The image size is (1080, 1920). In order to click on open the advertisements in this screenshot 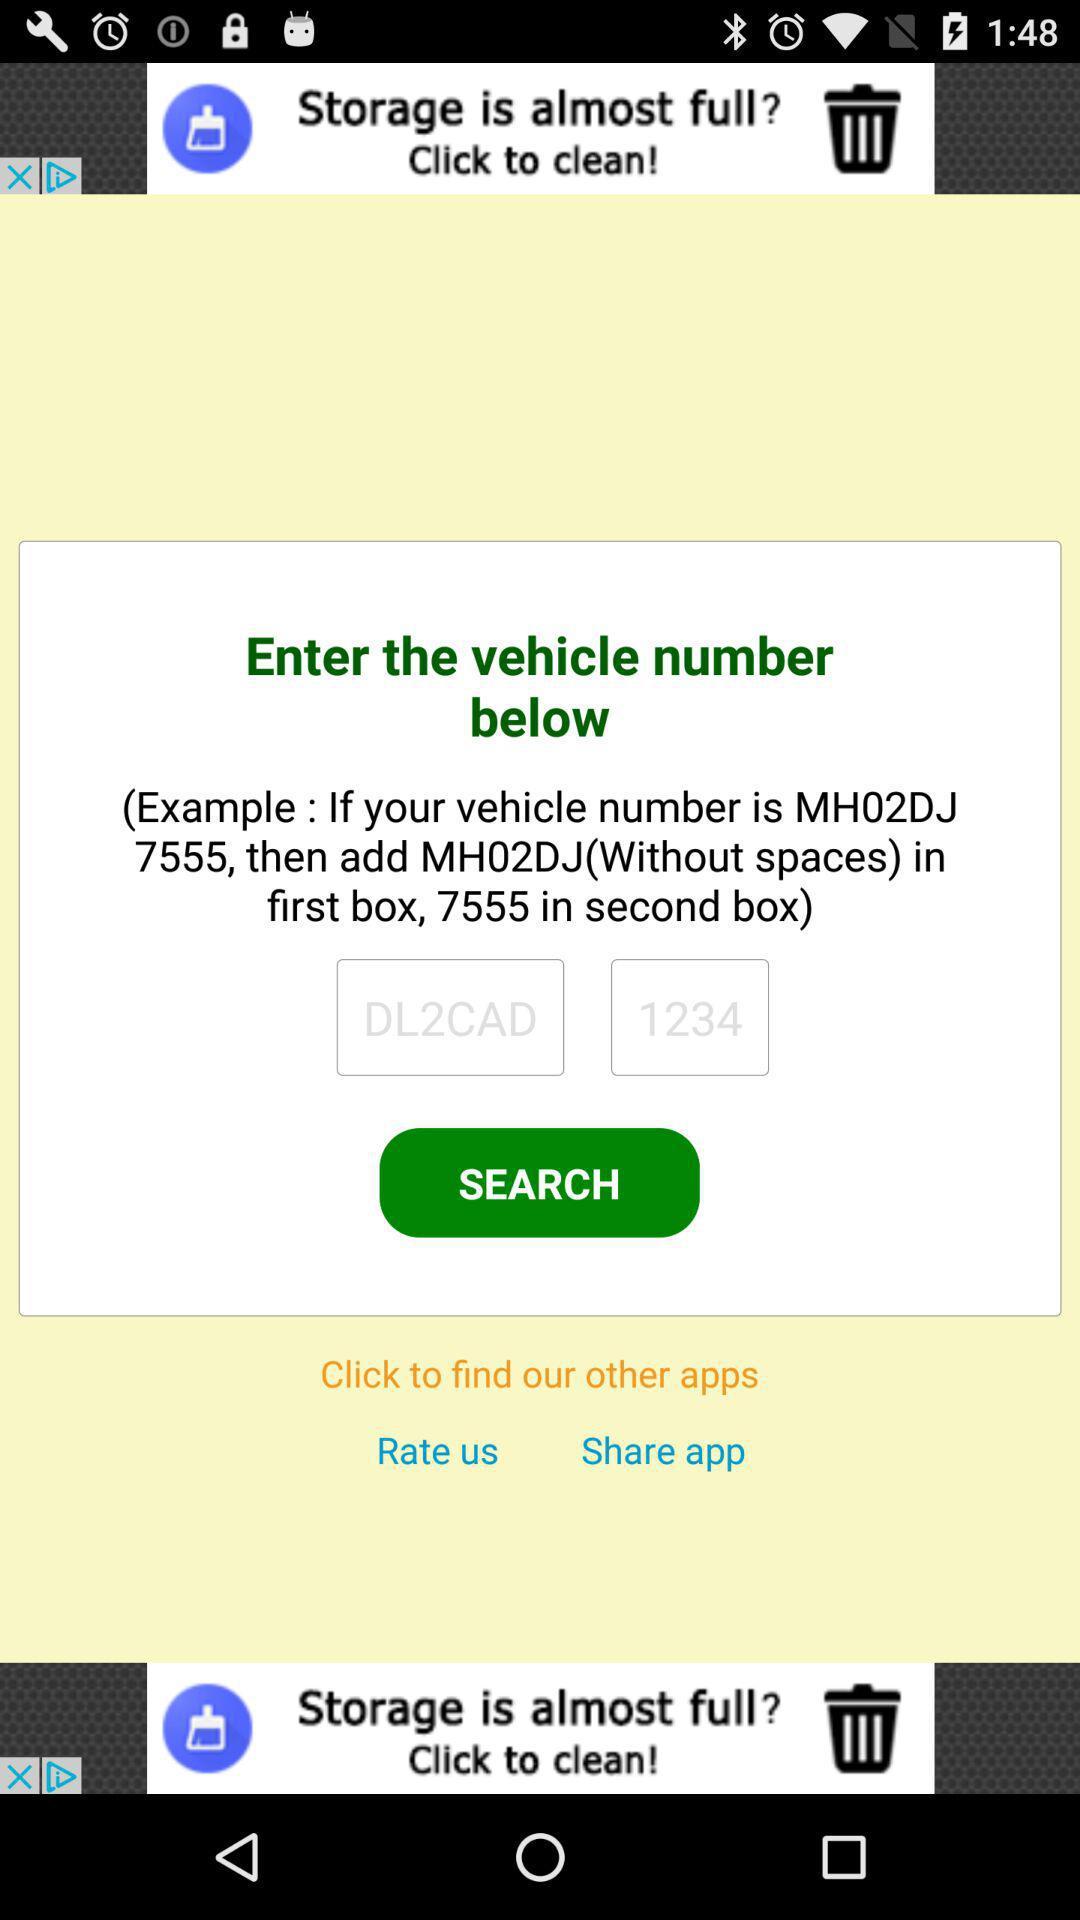, I will do `click(540, 1727)`.